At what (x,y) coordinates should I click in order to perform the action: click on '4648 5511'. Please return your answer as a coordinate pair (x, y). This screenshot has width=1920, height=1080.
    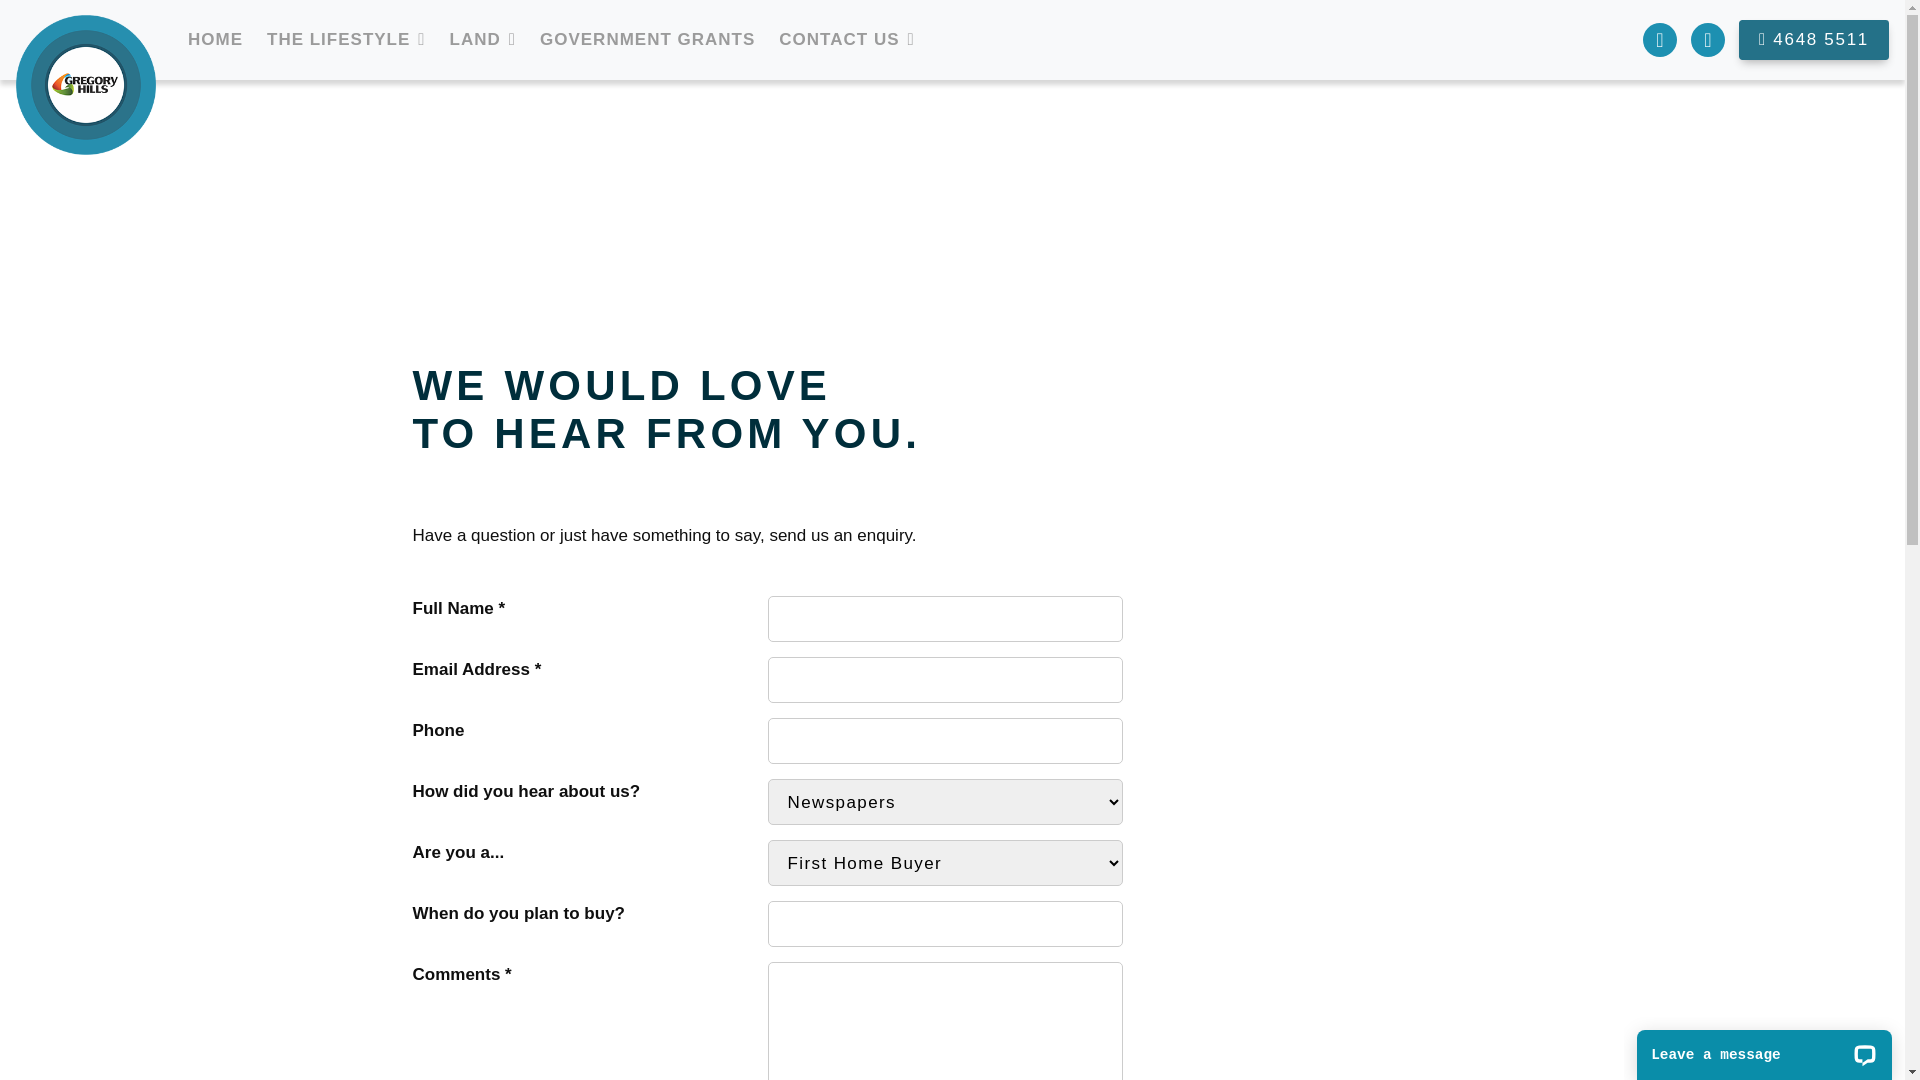
    Looking at the image, I should click on (1814, 40).